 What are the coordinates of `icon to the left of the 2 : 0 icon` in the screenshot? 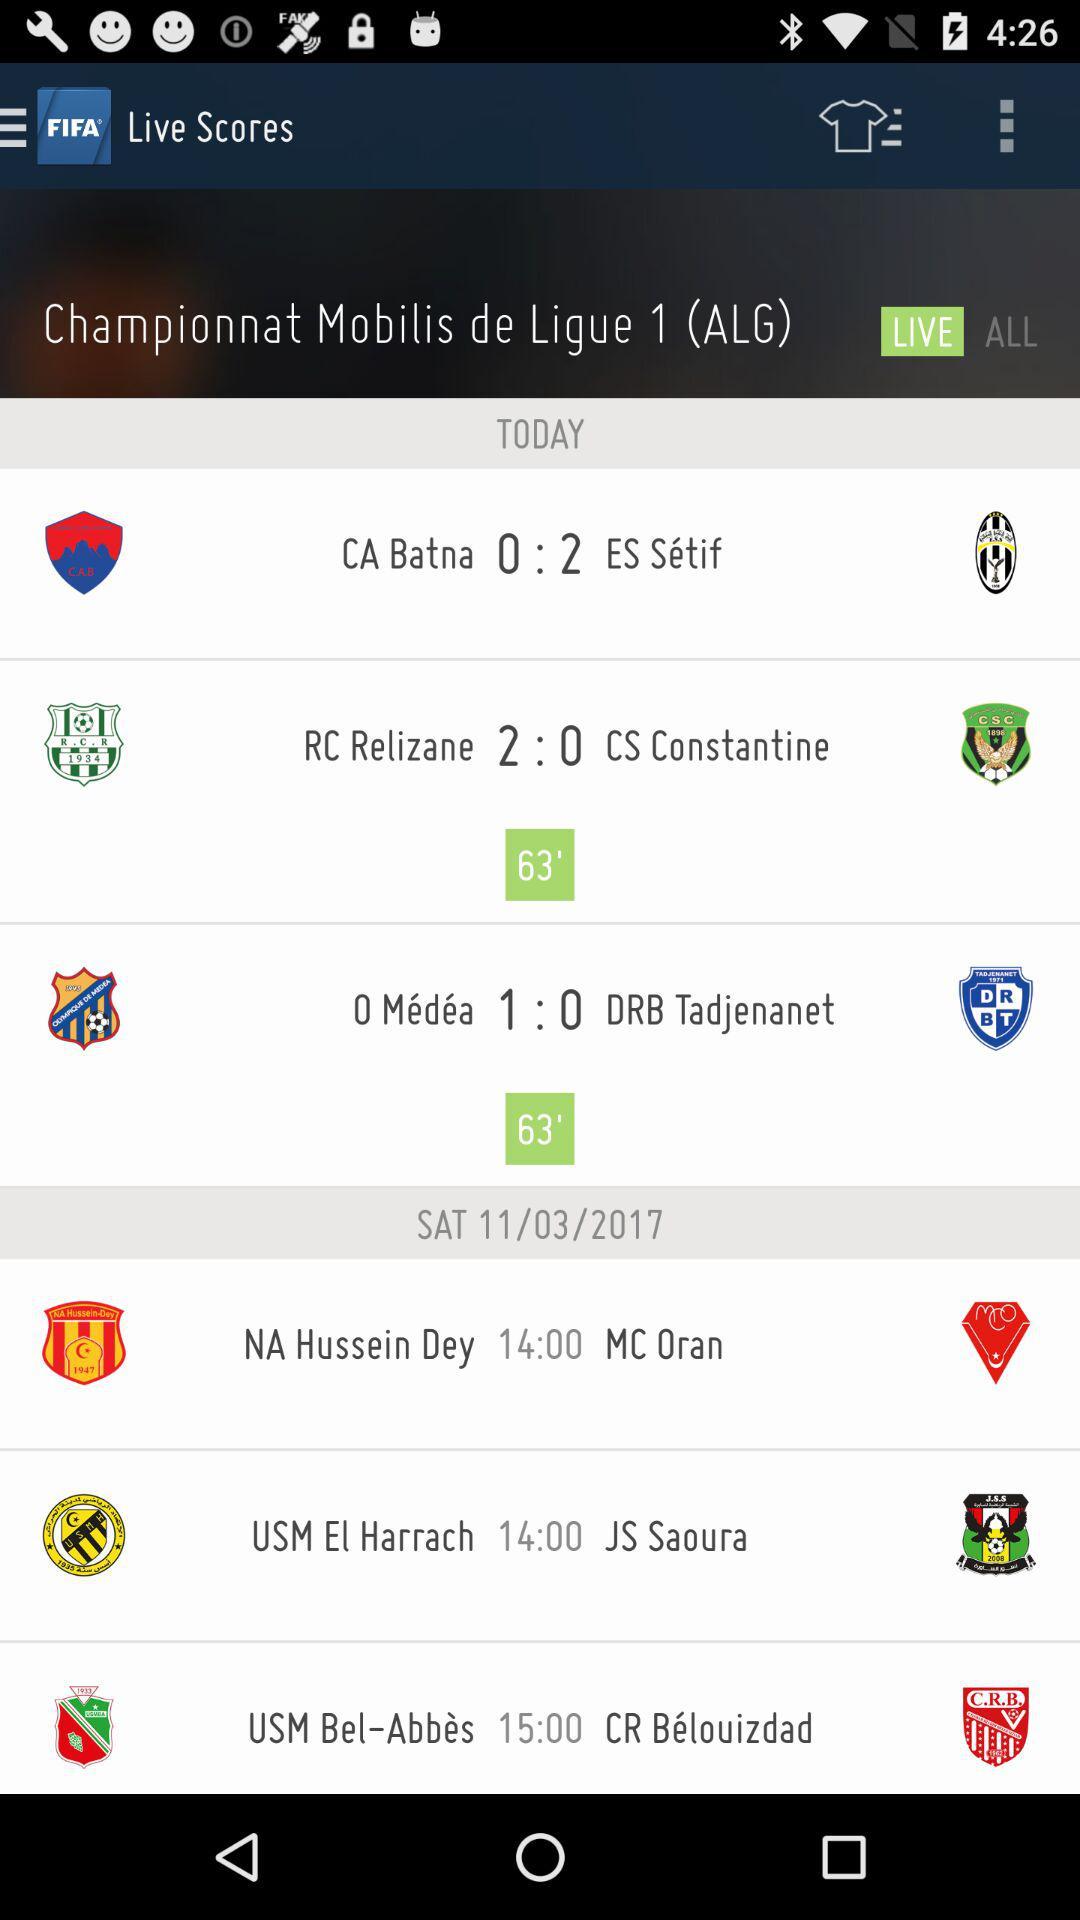 It's located at (320, 743).